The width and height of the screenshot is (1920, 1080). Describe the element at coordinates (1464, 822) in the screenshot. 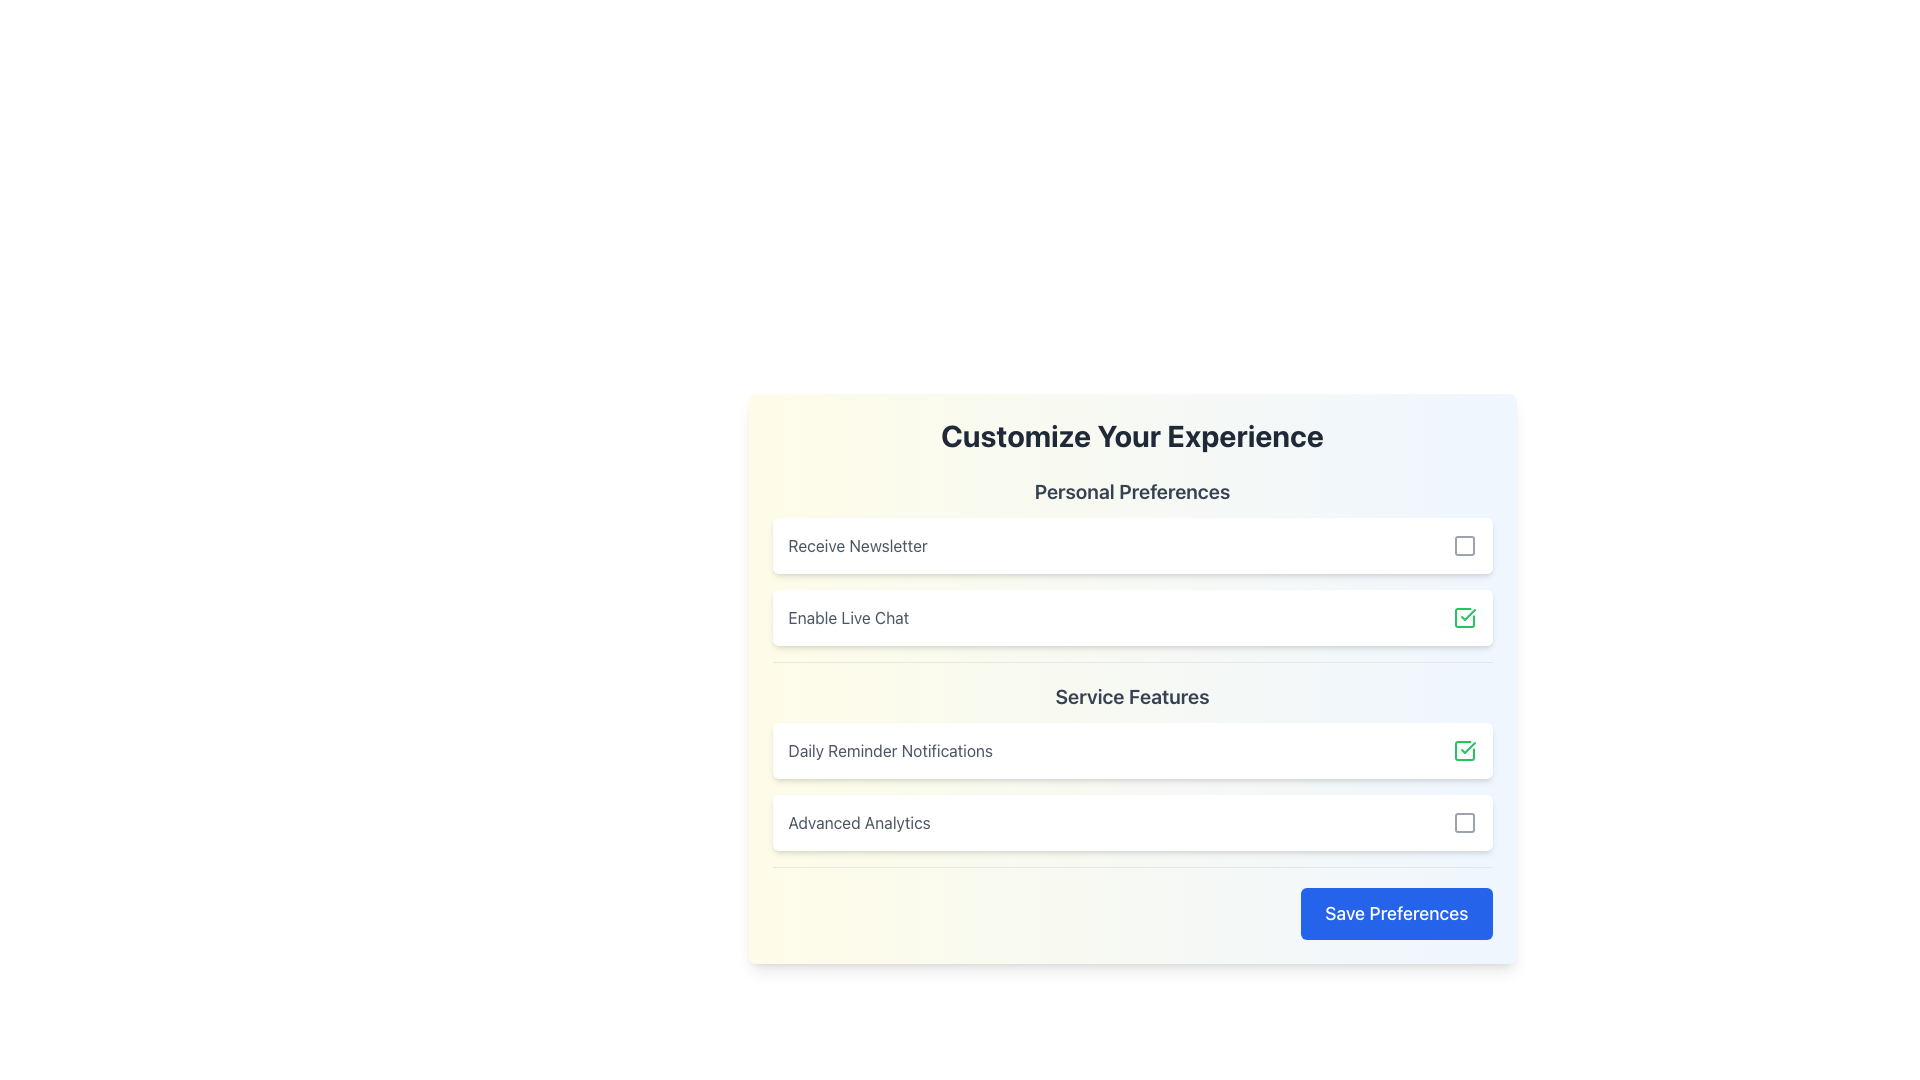

I see `the interactive checkbox with a red border located in the 'Advanced Analytics' section, positioned in the fourth row of 'Service Features', to check or uncheck it` at that location.